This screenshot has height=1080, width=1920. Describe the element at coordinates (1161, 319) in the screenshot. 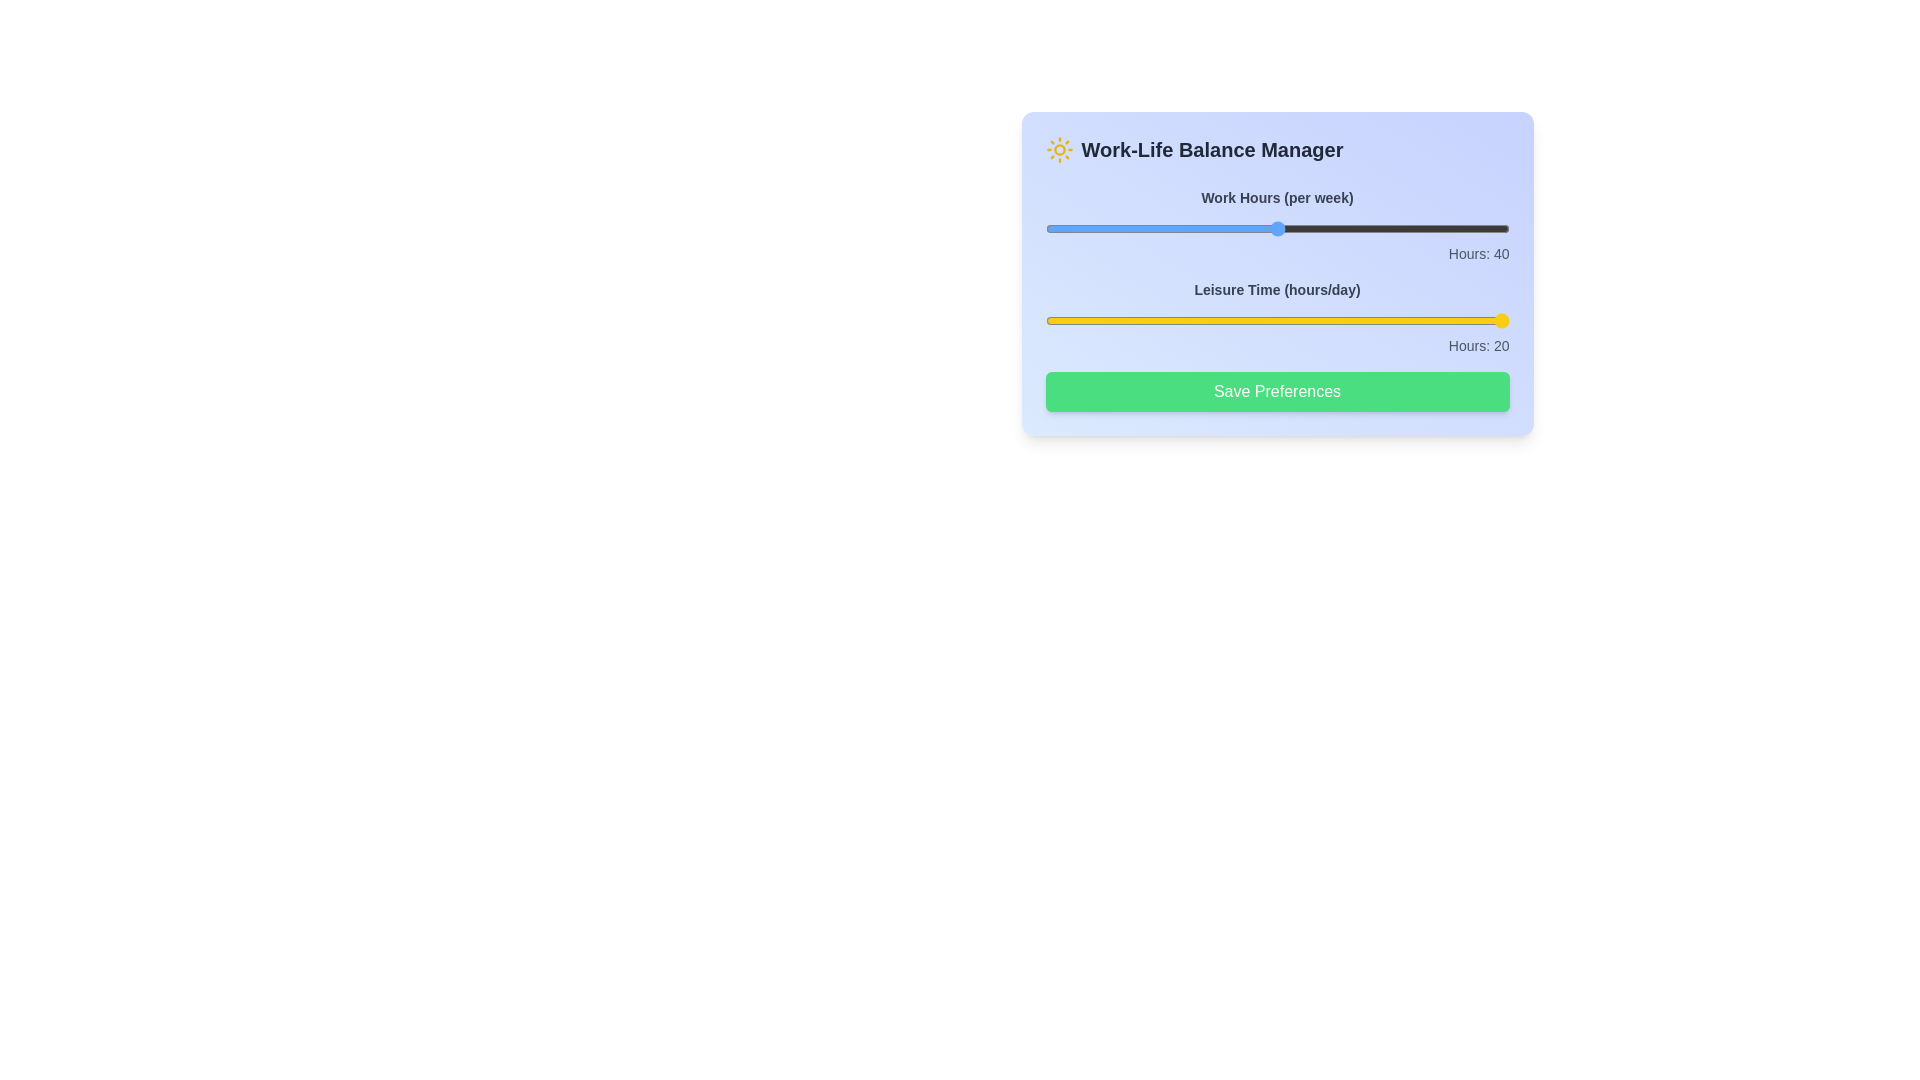

I see `the 'Leisure Time' slider to set leisure hours to 4` at that location.